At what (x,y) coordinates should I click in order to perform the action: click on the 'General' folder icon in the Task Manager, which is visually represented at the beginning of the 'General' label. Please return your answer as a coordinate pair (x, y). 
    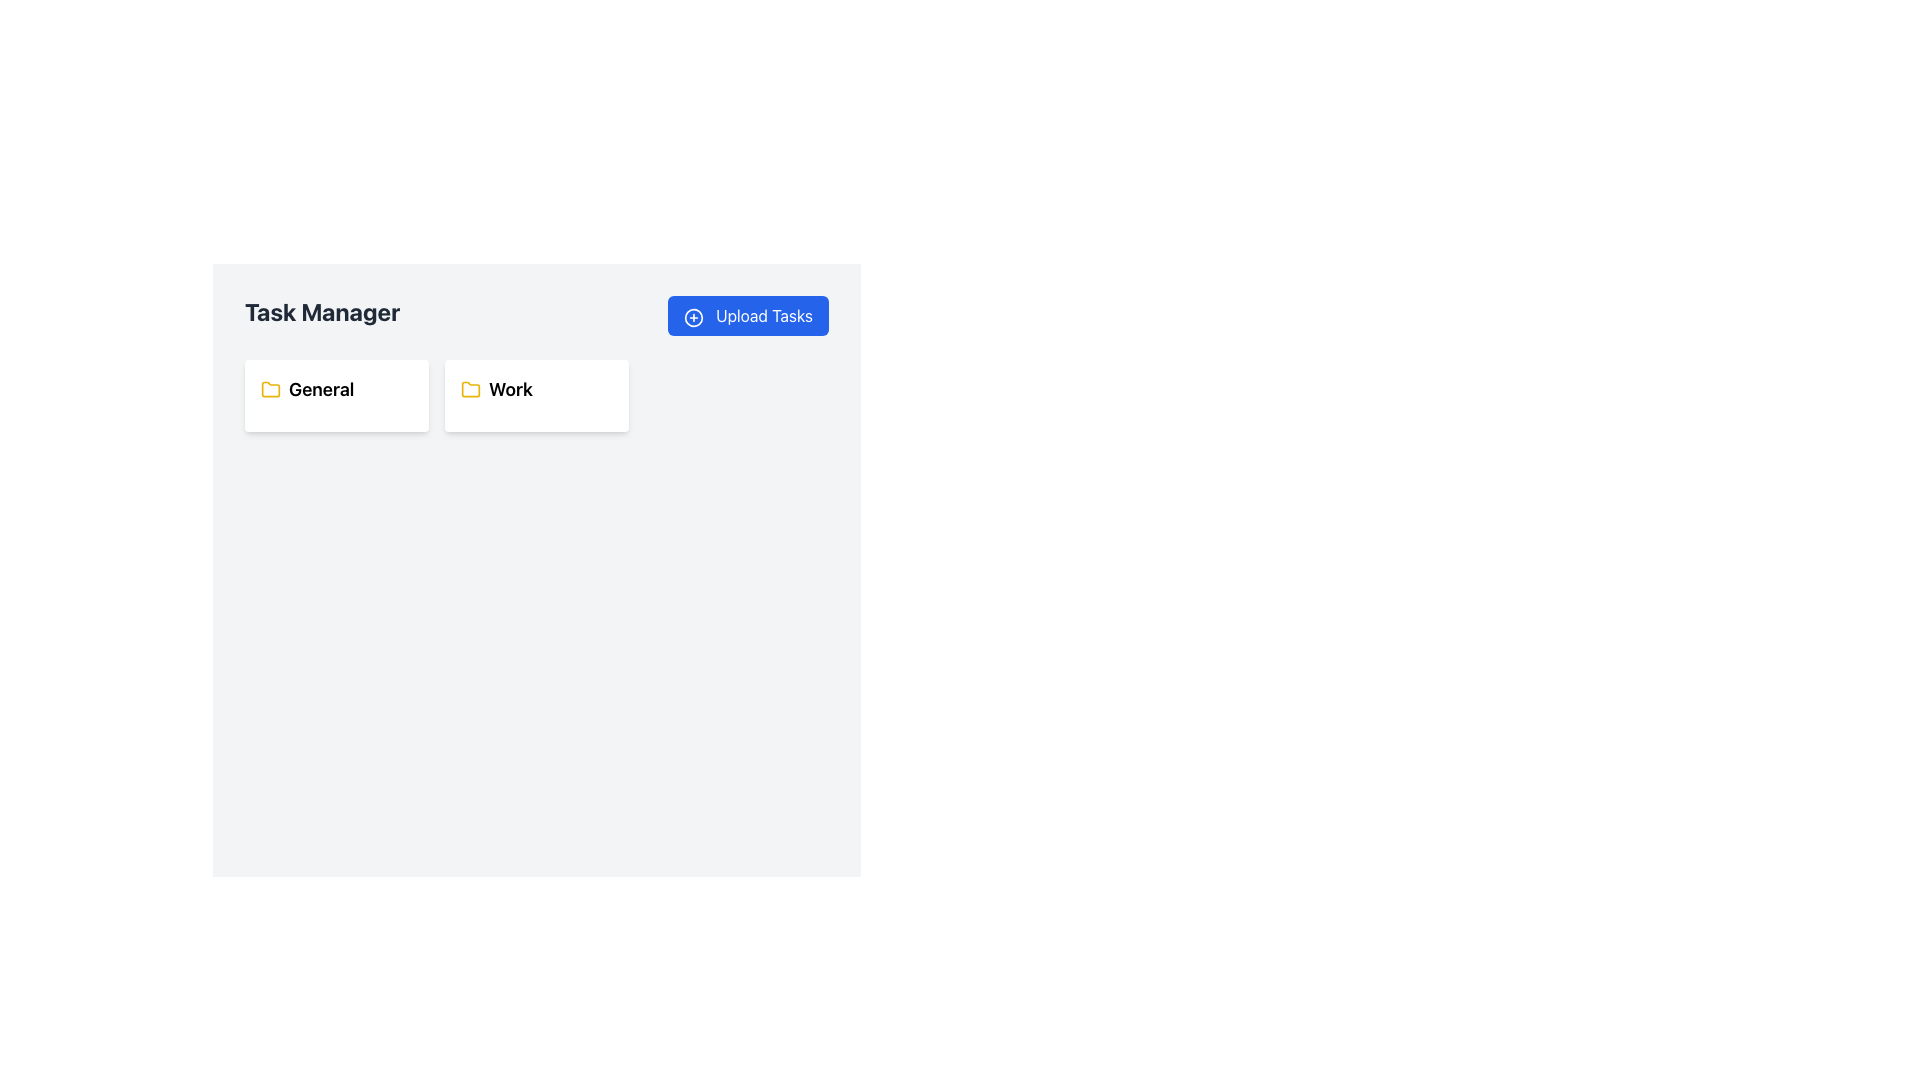
    Looking at the image, I should click on (269, 389).